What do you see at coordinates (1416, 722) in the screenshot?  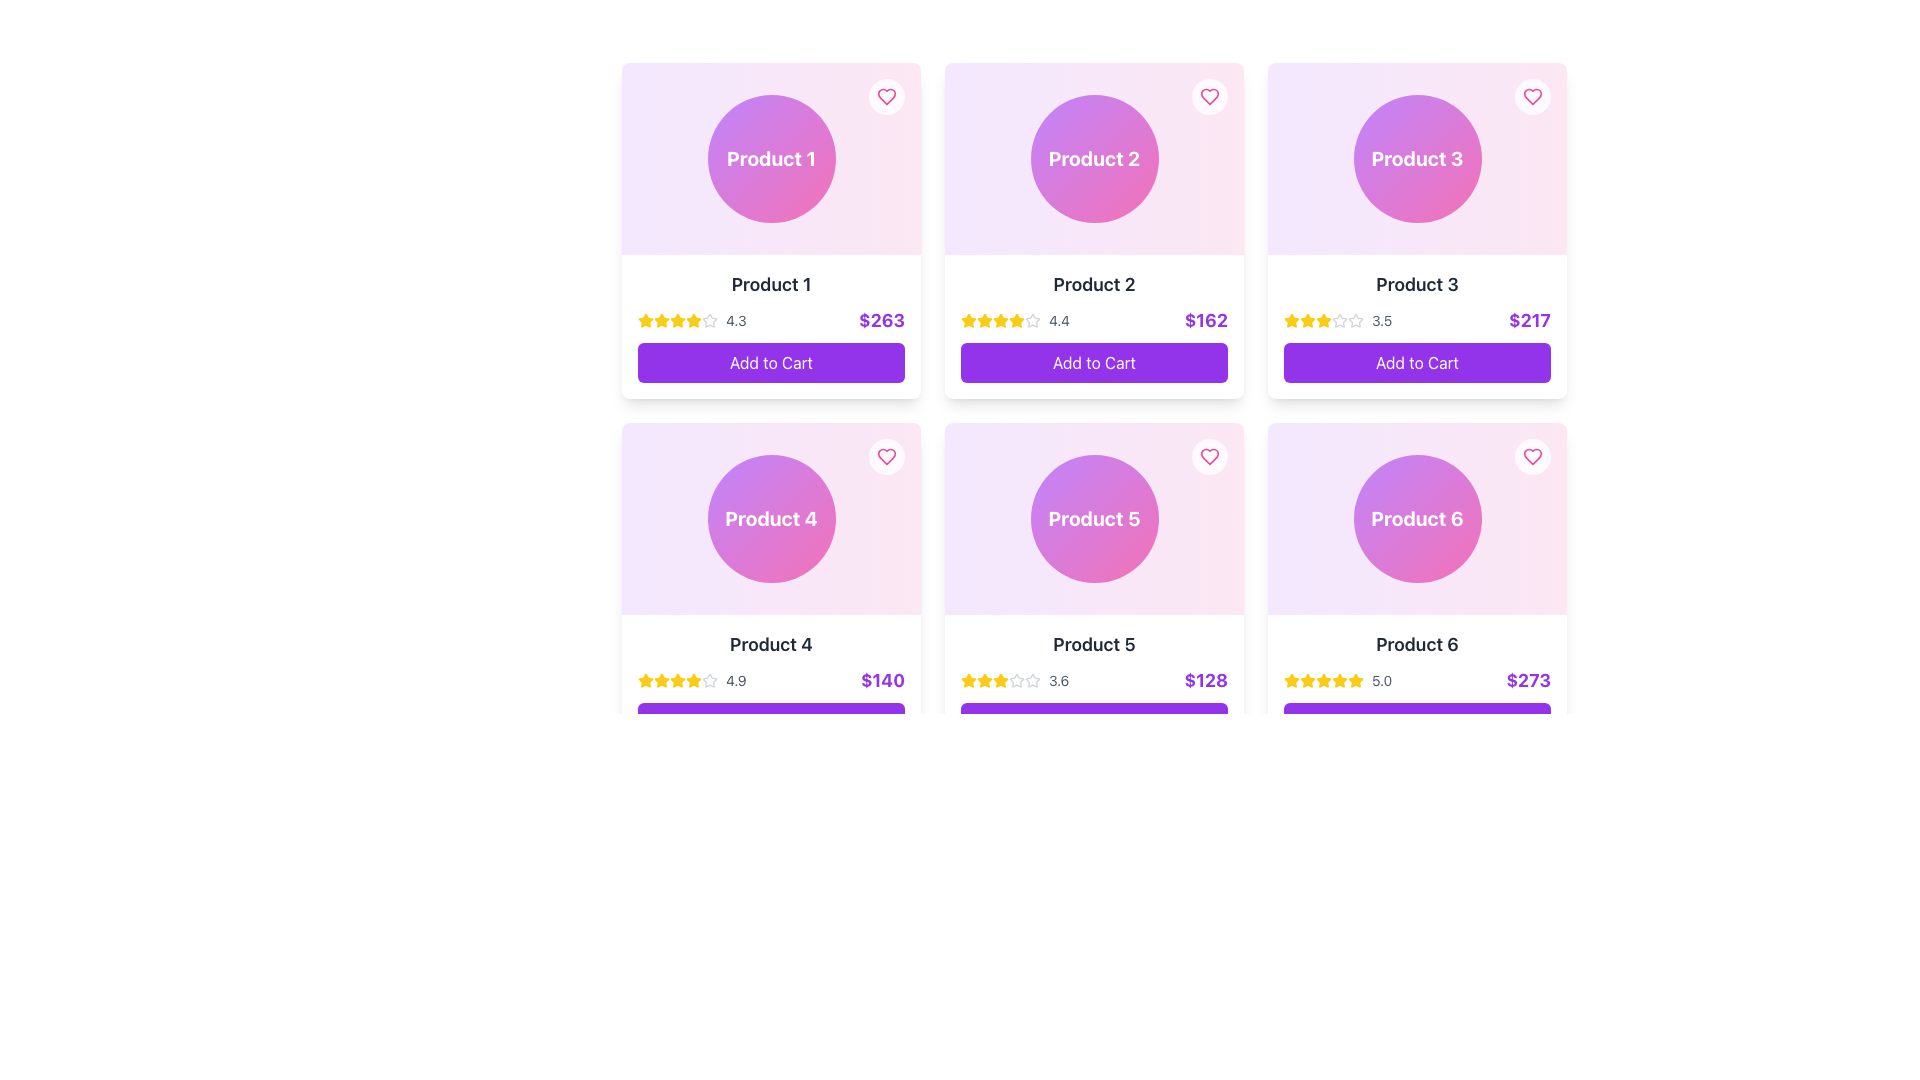 I see `the button that adds 'Product 6' to the shopping cart to observe the hover effect` at bounding box center [1416, 722].